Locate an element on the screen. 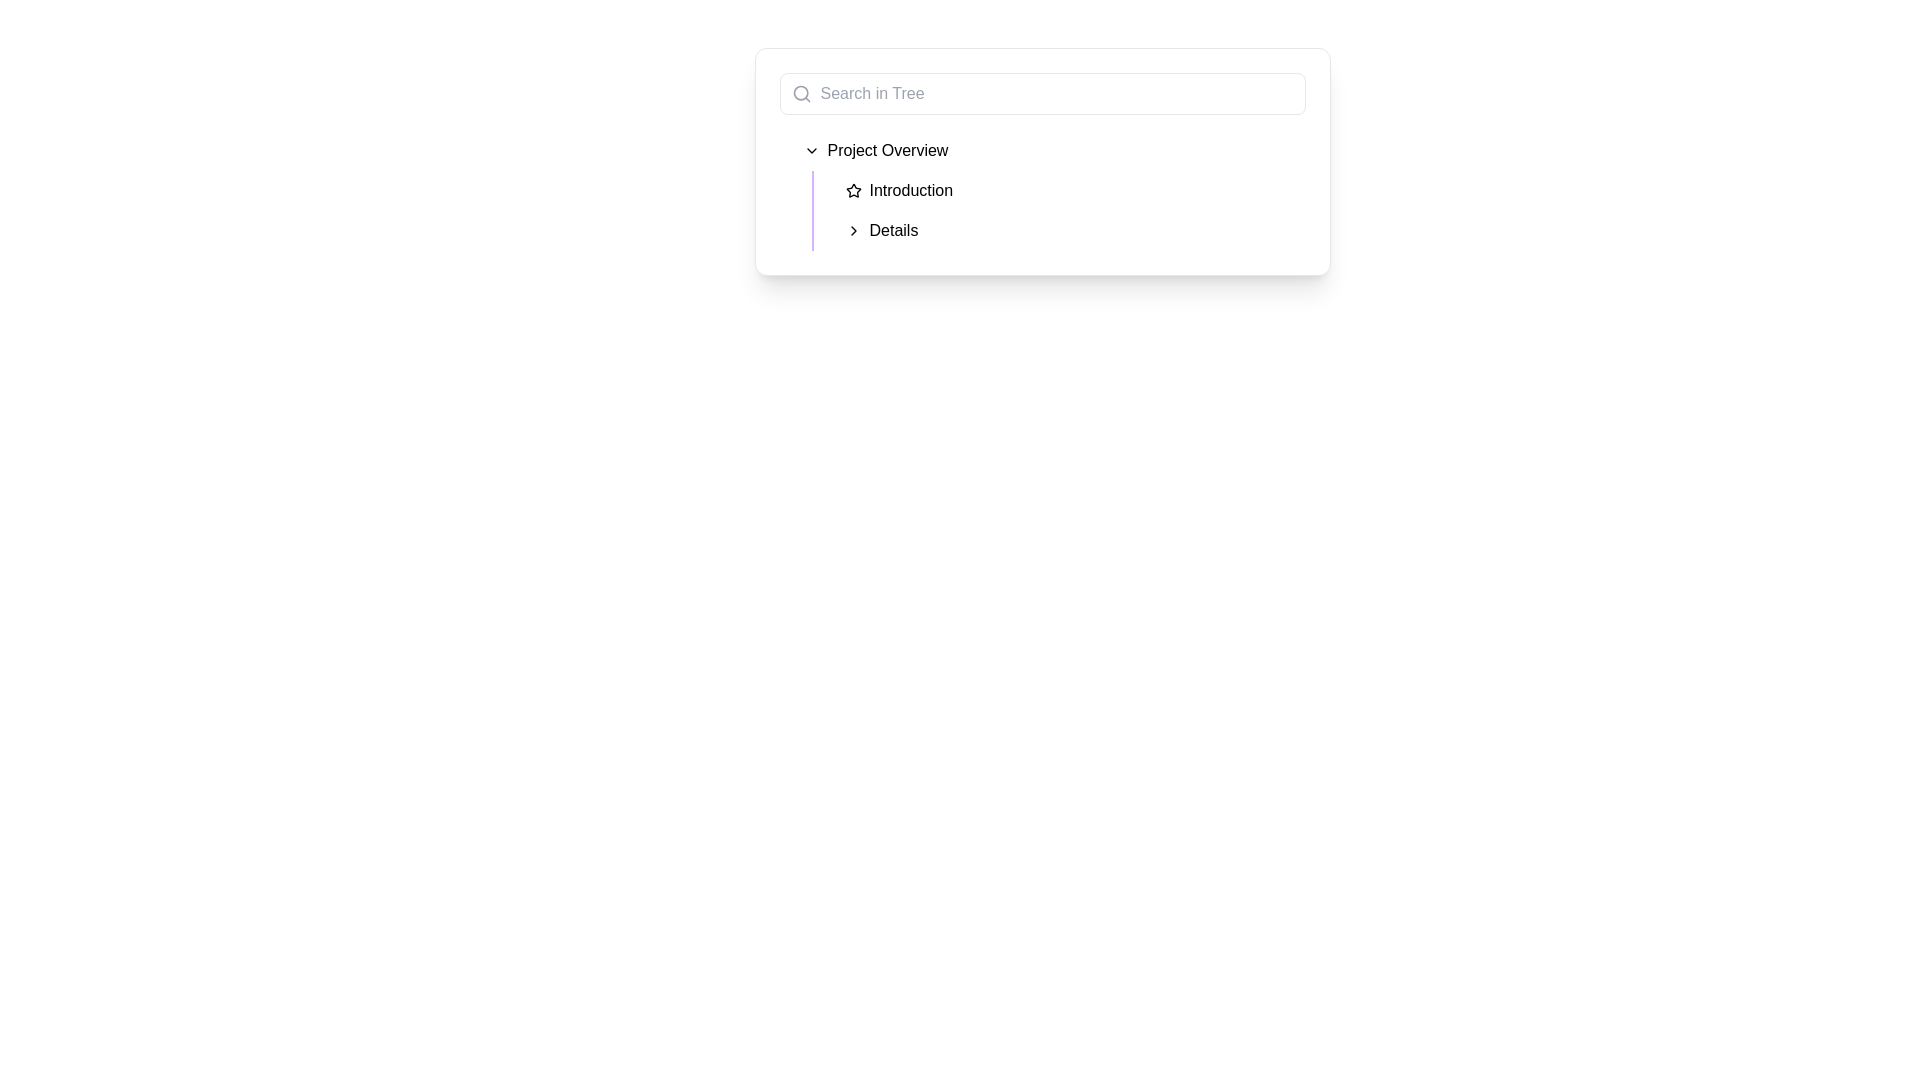 The image size is (1920, 1080). the magnifying glass icon indicating the search feature within the input box, located at the top-left side of the search input area is located at coordinates (801, 93).